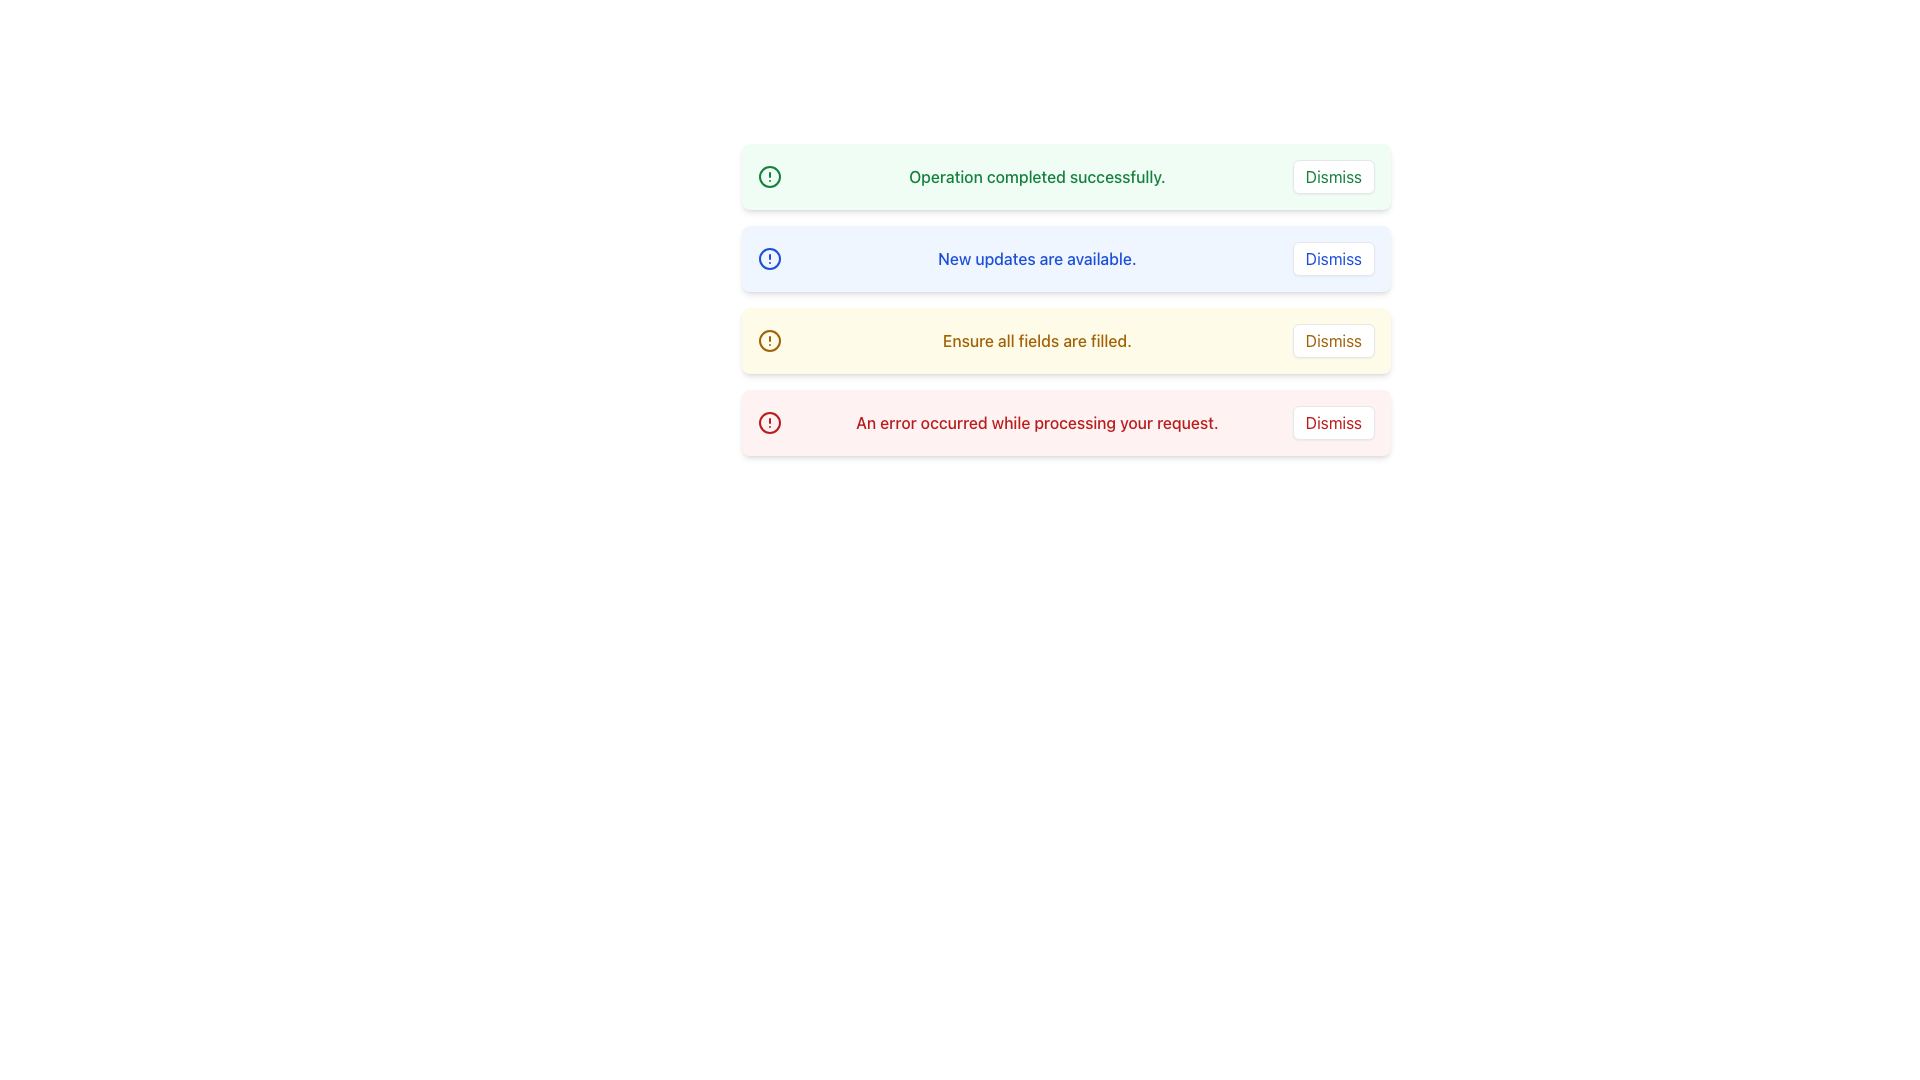 The width and height of the screenshot is (1920, 1080). I want to click on the circular icon with a white fill and blue border that contains an exclamation mark symbol, located within the second notification box indicating 'New updates are available.', so click(768, 257).